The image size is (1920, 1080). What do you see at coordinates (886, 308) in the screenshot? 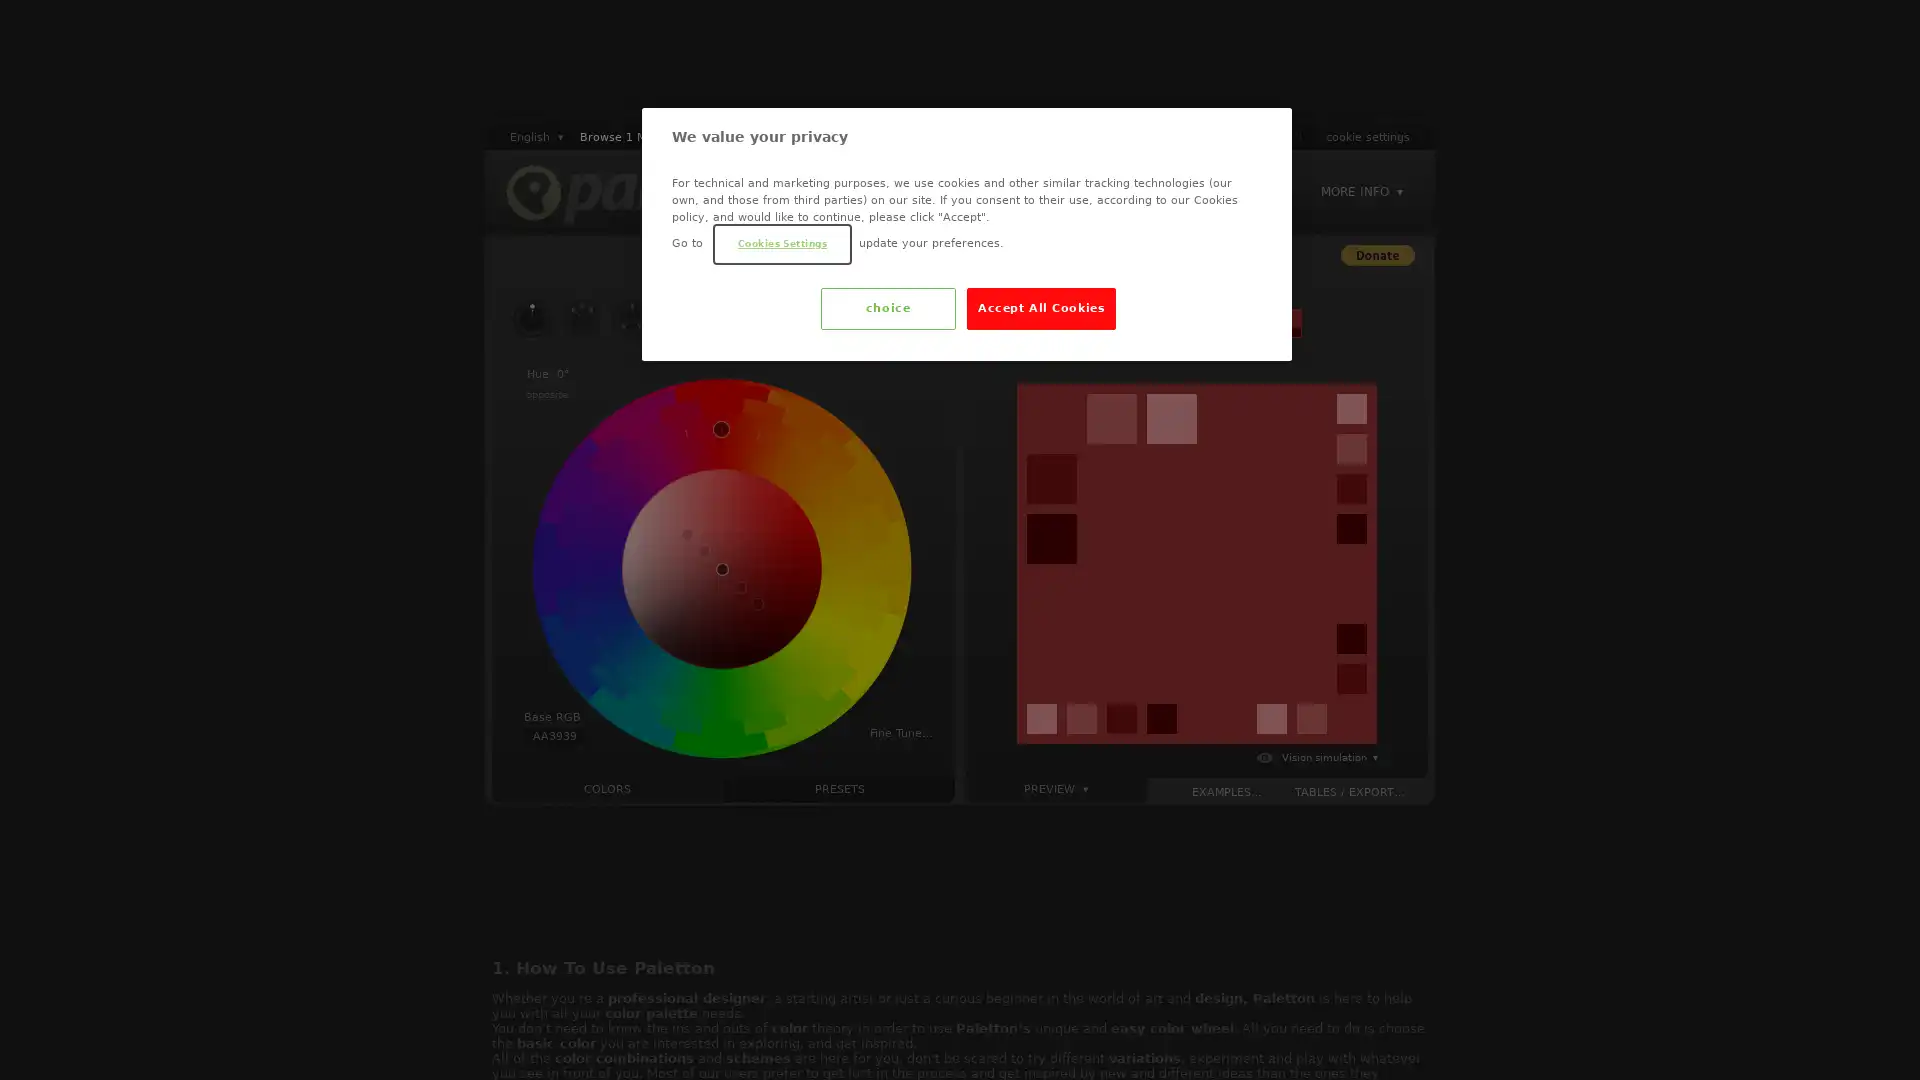
I see `choice` at bounding box center [886, 308].